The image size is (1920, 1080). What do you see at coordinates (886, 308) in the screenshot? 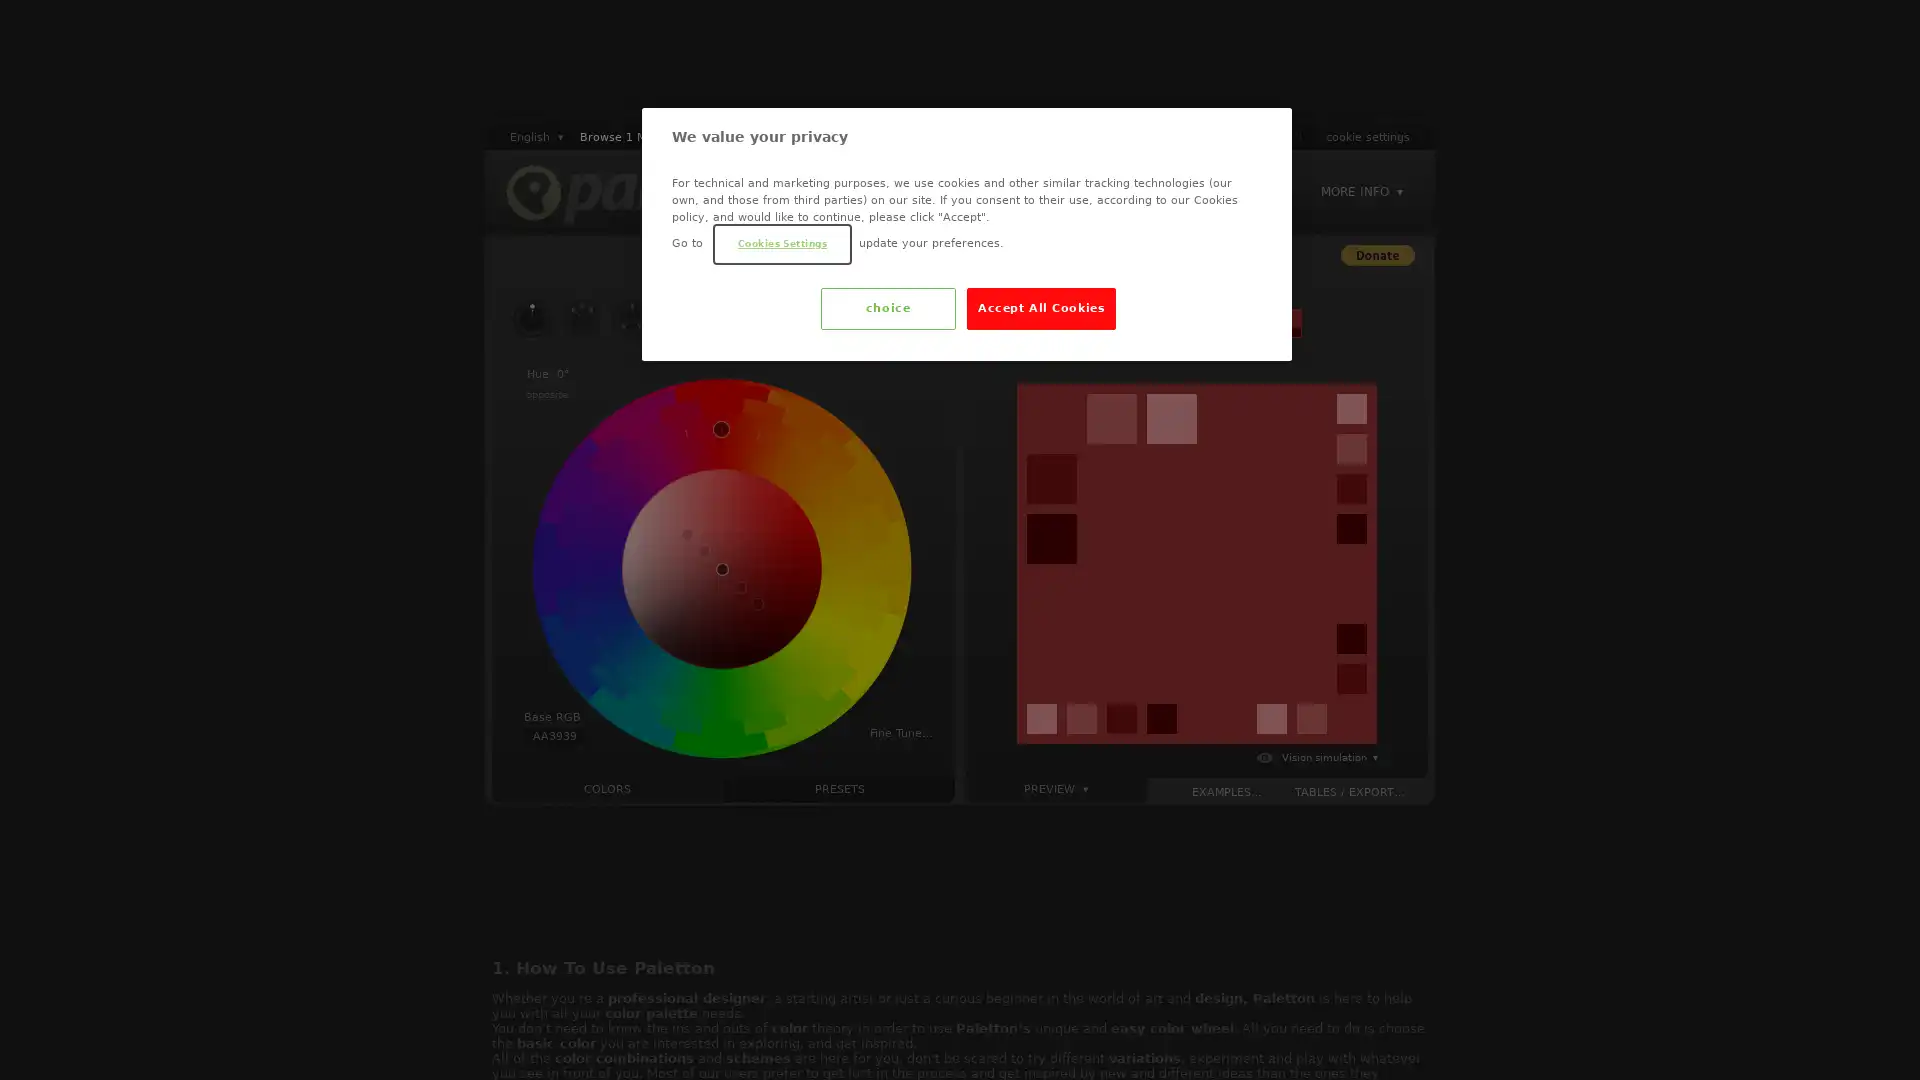
I see `choice` at bounding box center [886, 308].